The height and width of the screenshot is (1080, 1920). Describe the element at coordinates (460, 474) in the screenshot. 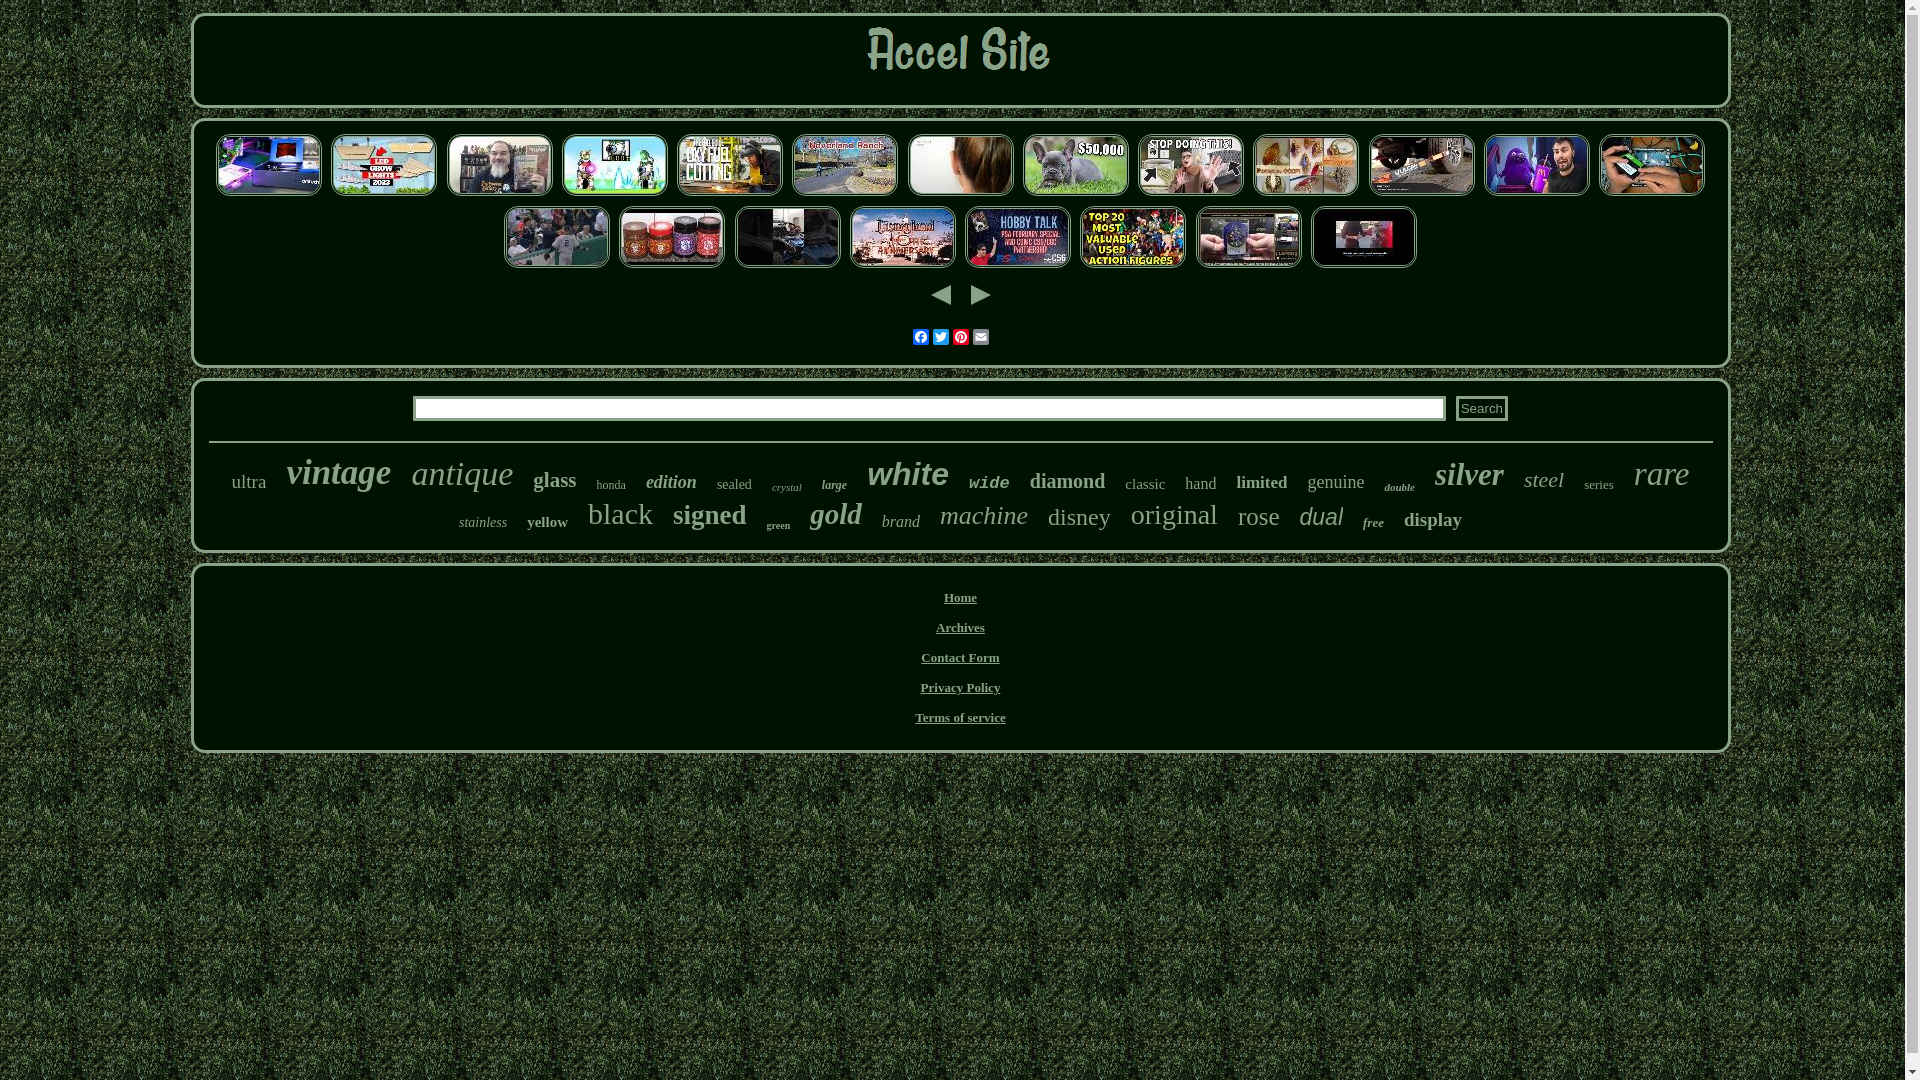

I see `'antique'` at that location.